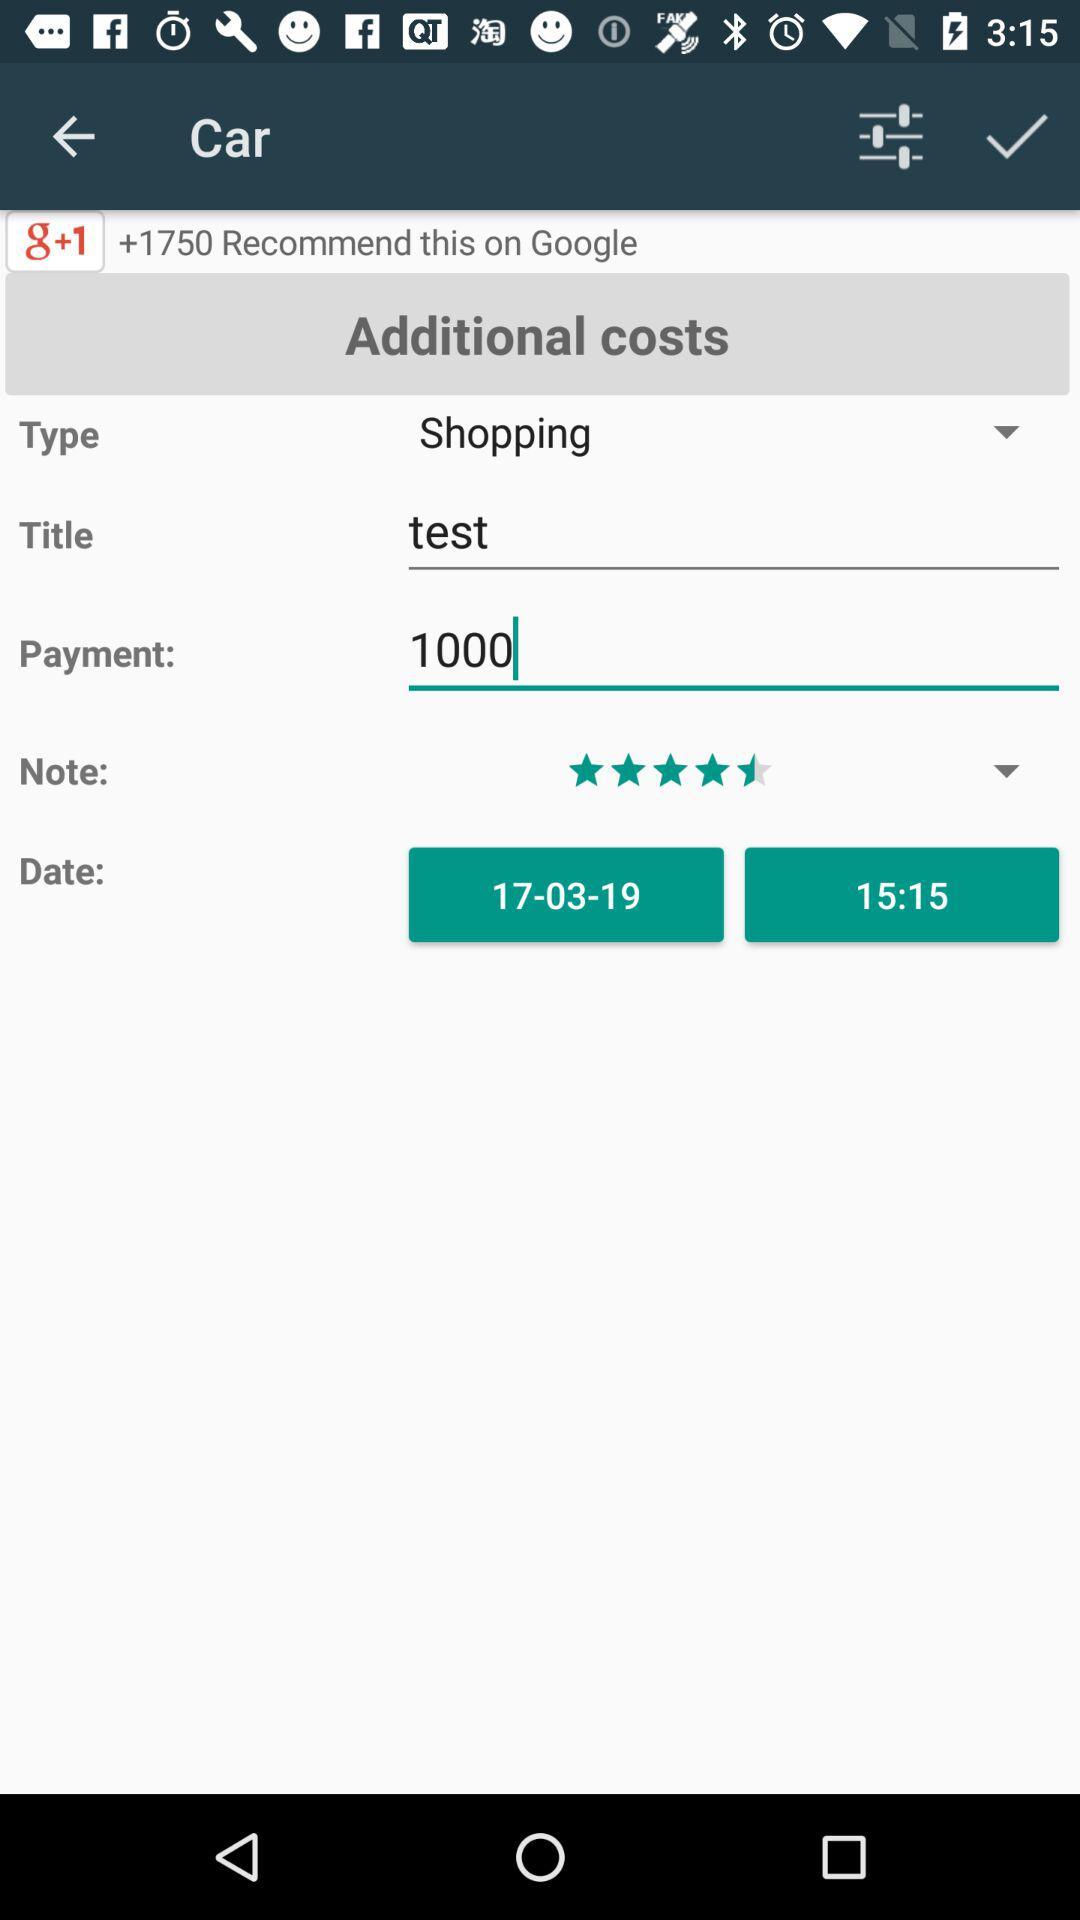 The width and height of the screenshot is (1080, 1920). I want to click on settings icon, so click(890, 136).